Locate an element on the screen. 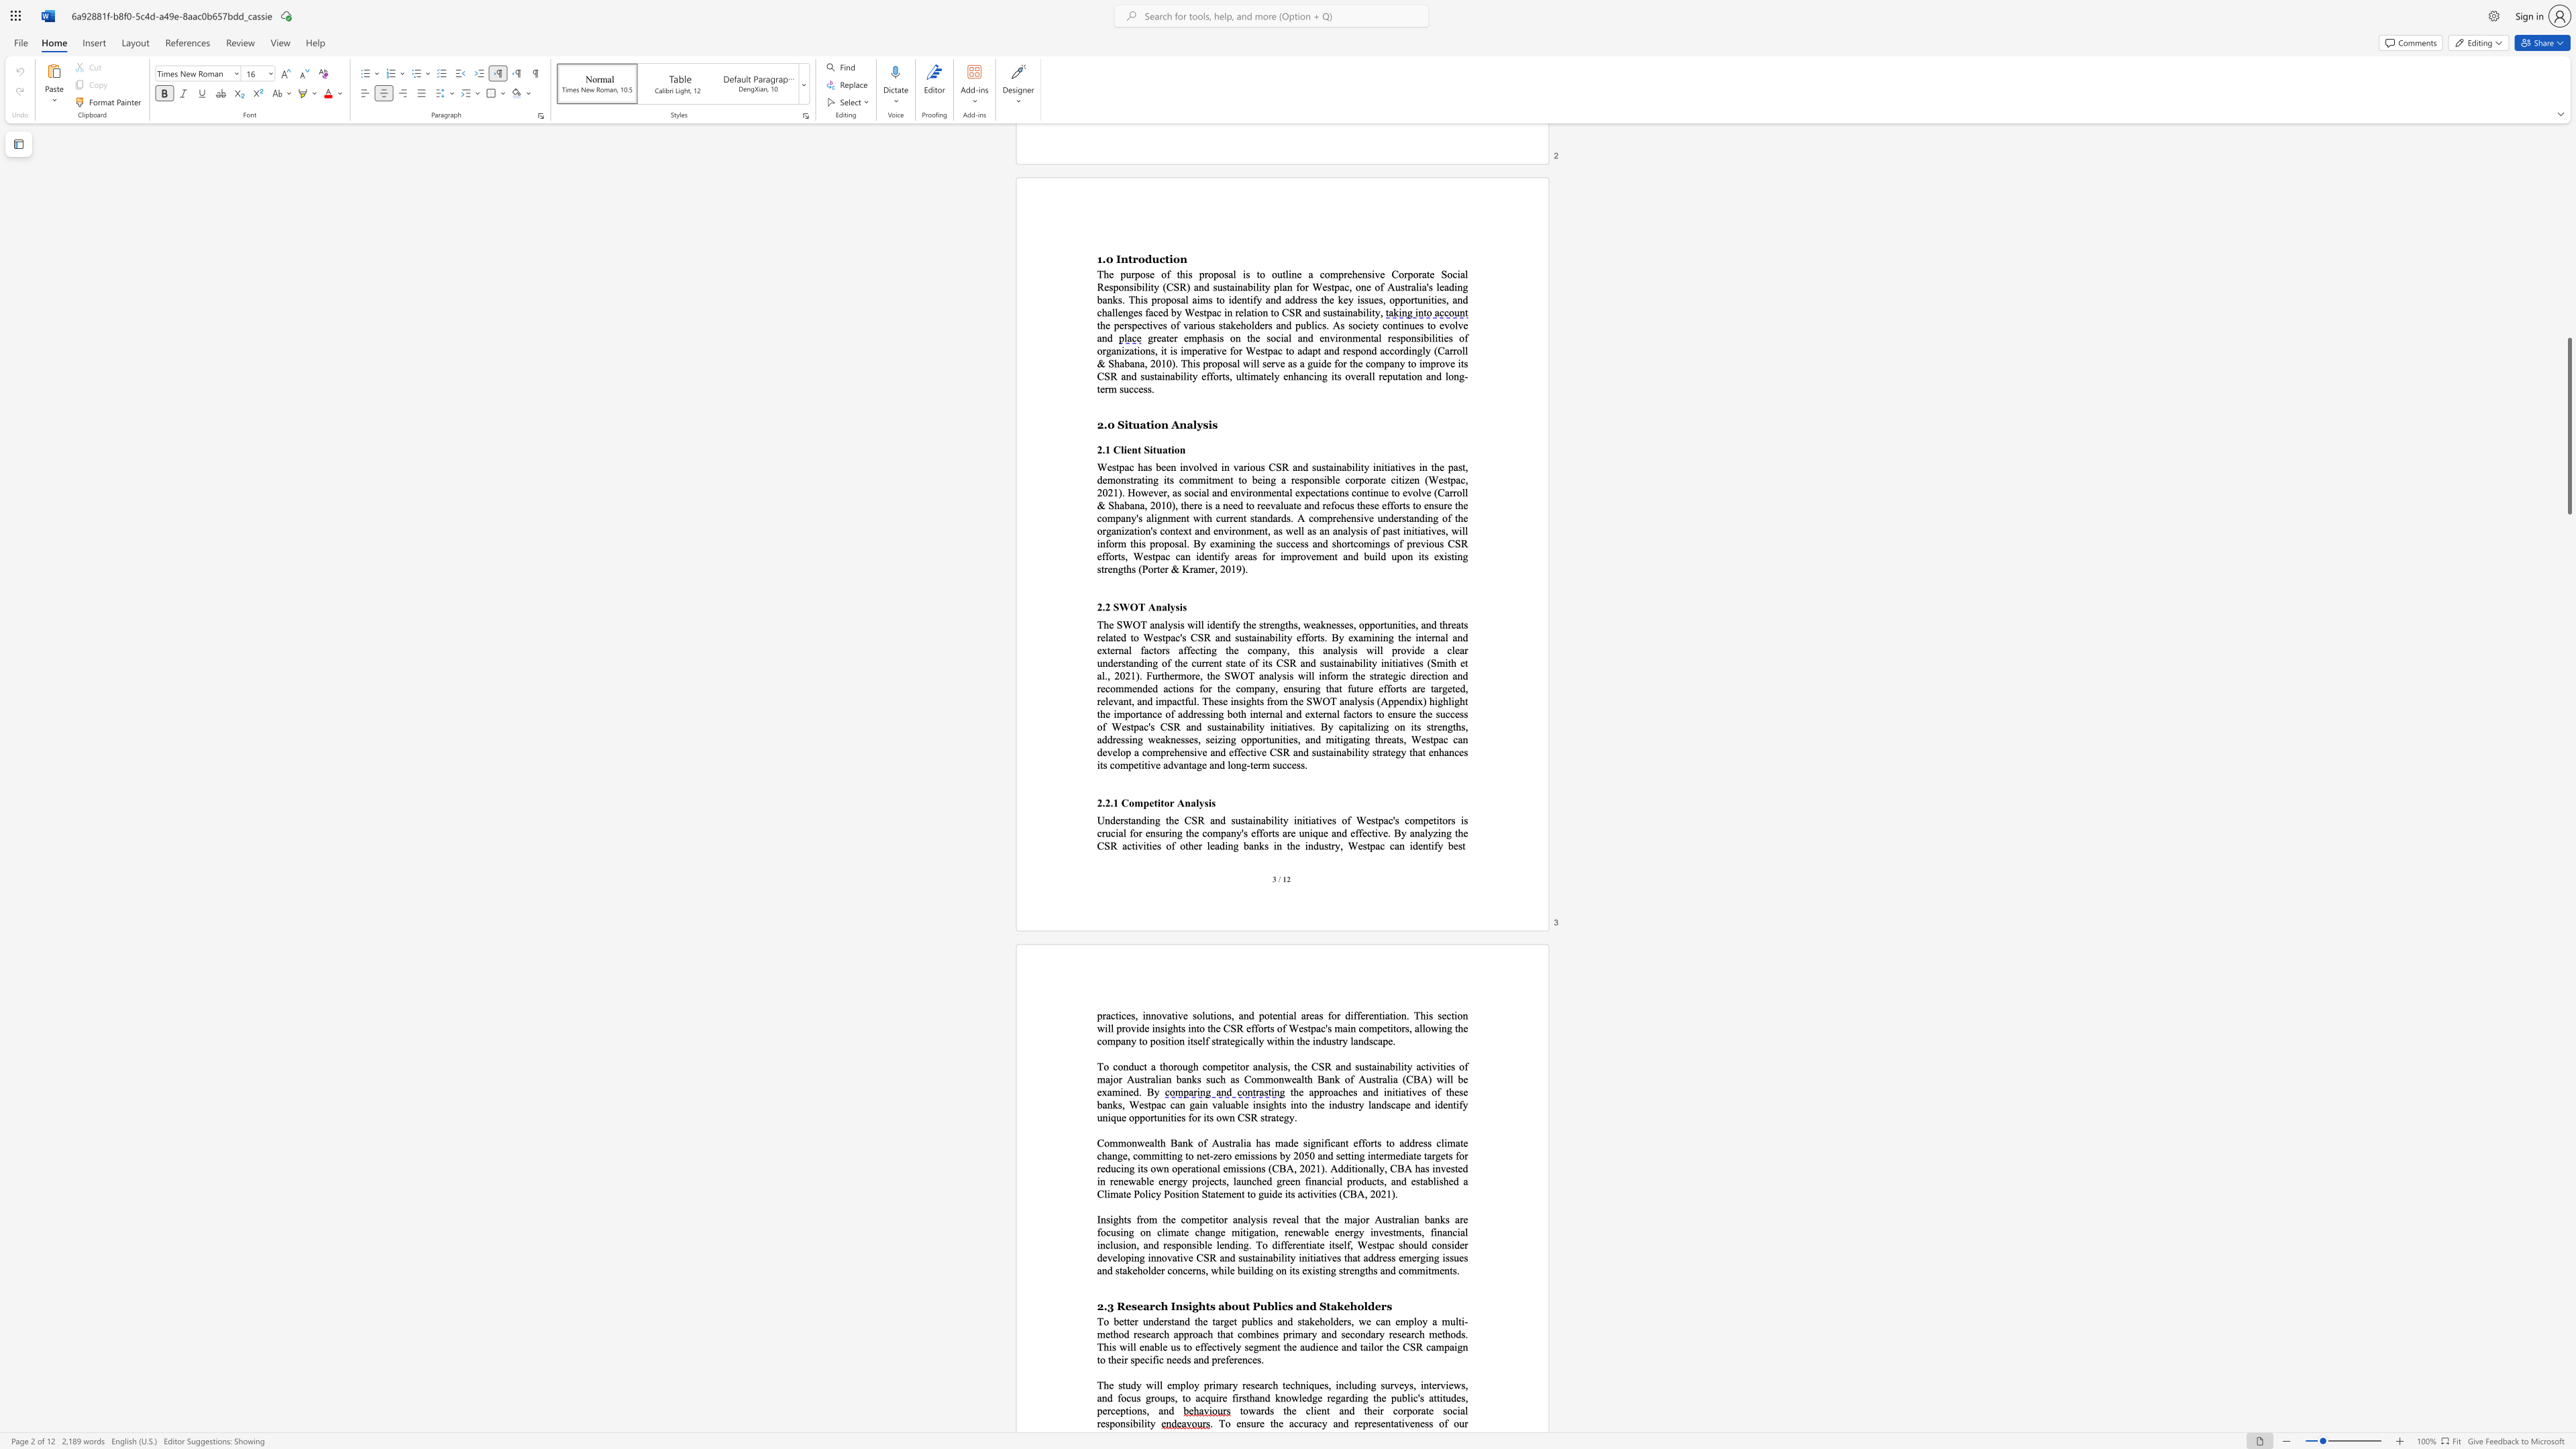 The image size is (2576, 1449). the subset text "rception" within the text "perceptions" is located at coordinates (1107, 1409).